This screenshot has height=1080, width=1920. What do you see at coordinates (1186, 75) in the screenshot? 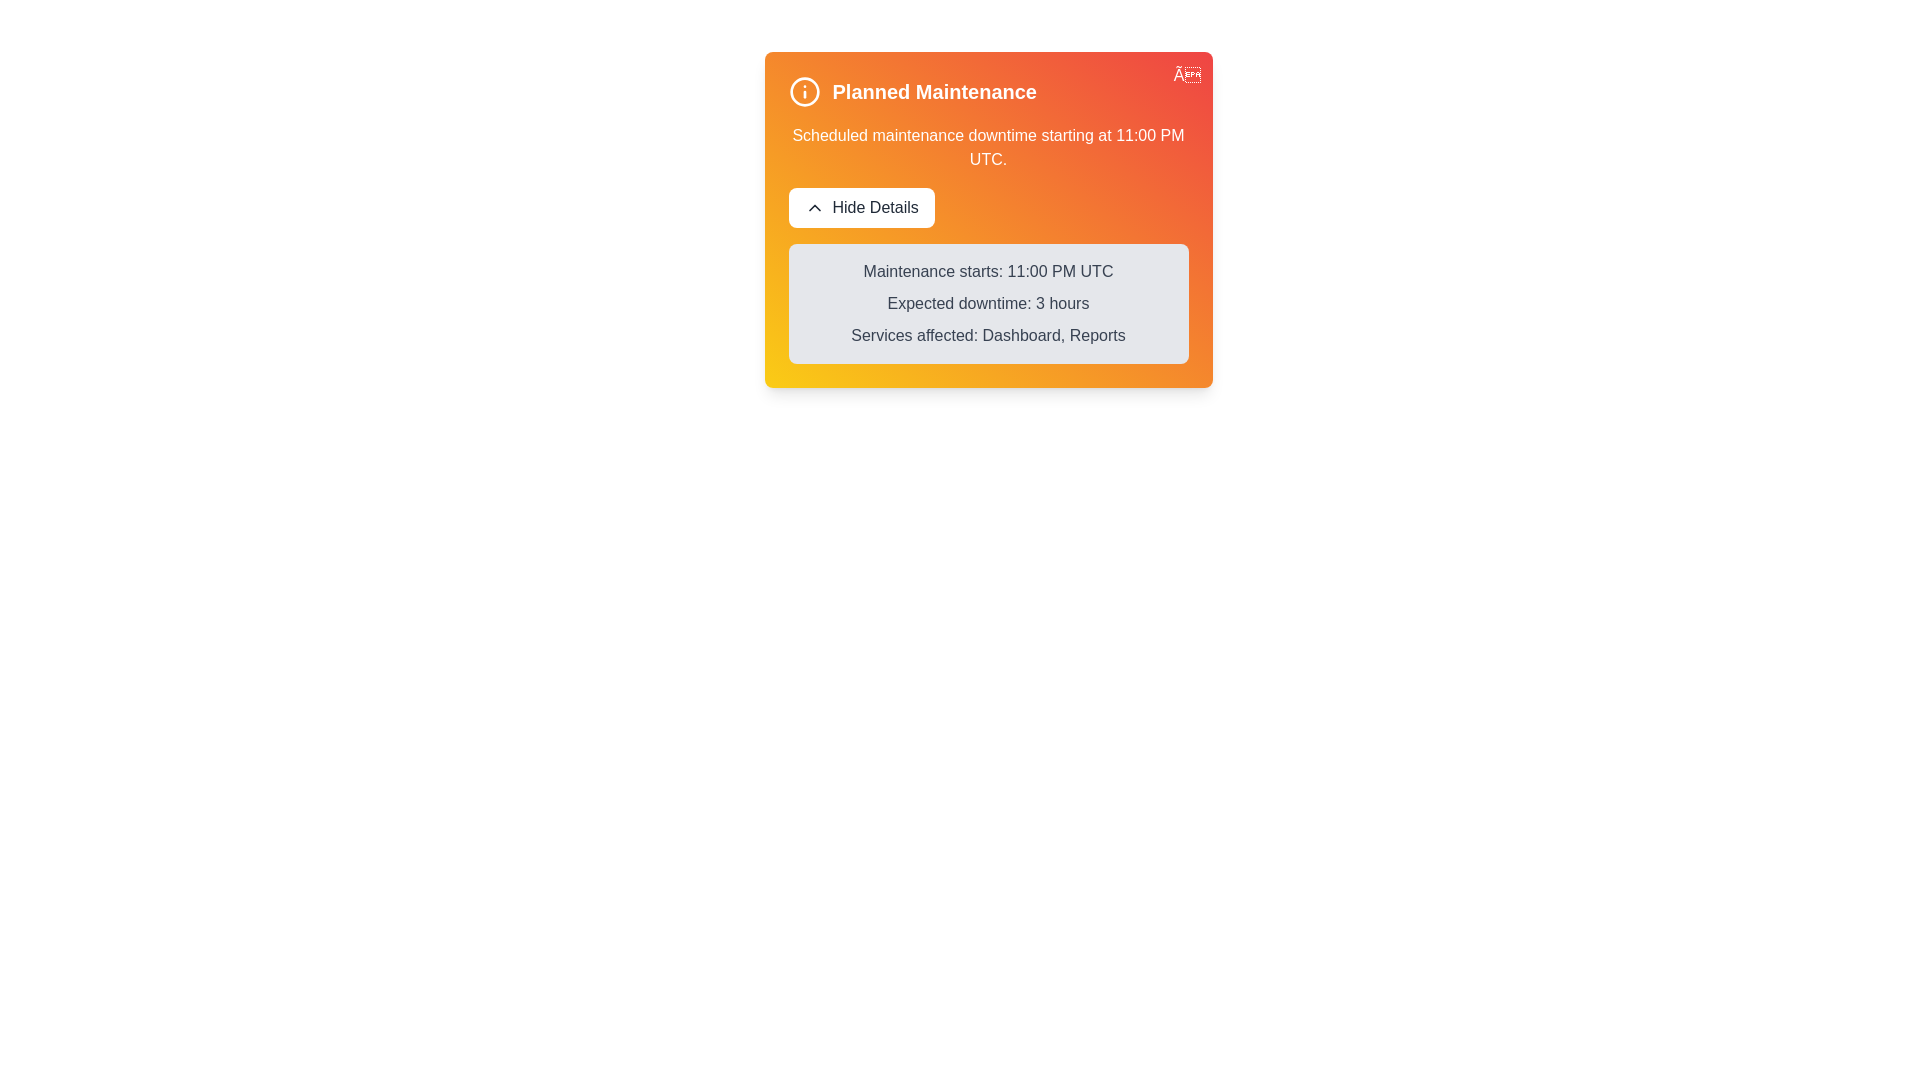
I see `the close button to close the alert` at bounding box center [1186, 75].